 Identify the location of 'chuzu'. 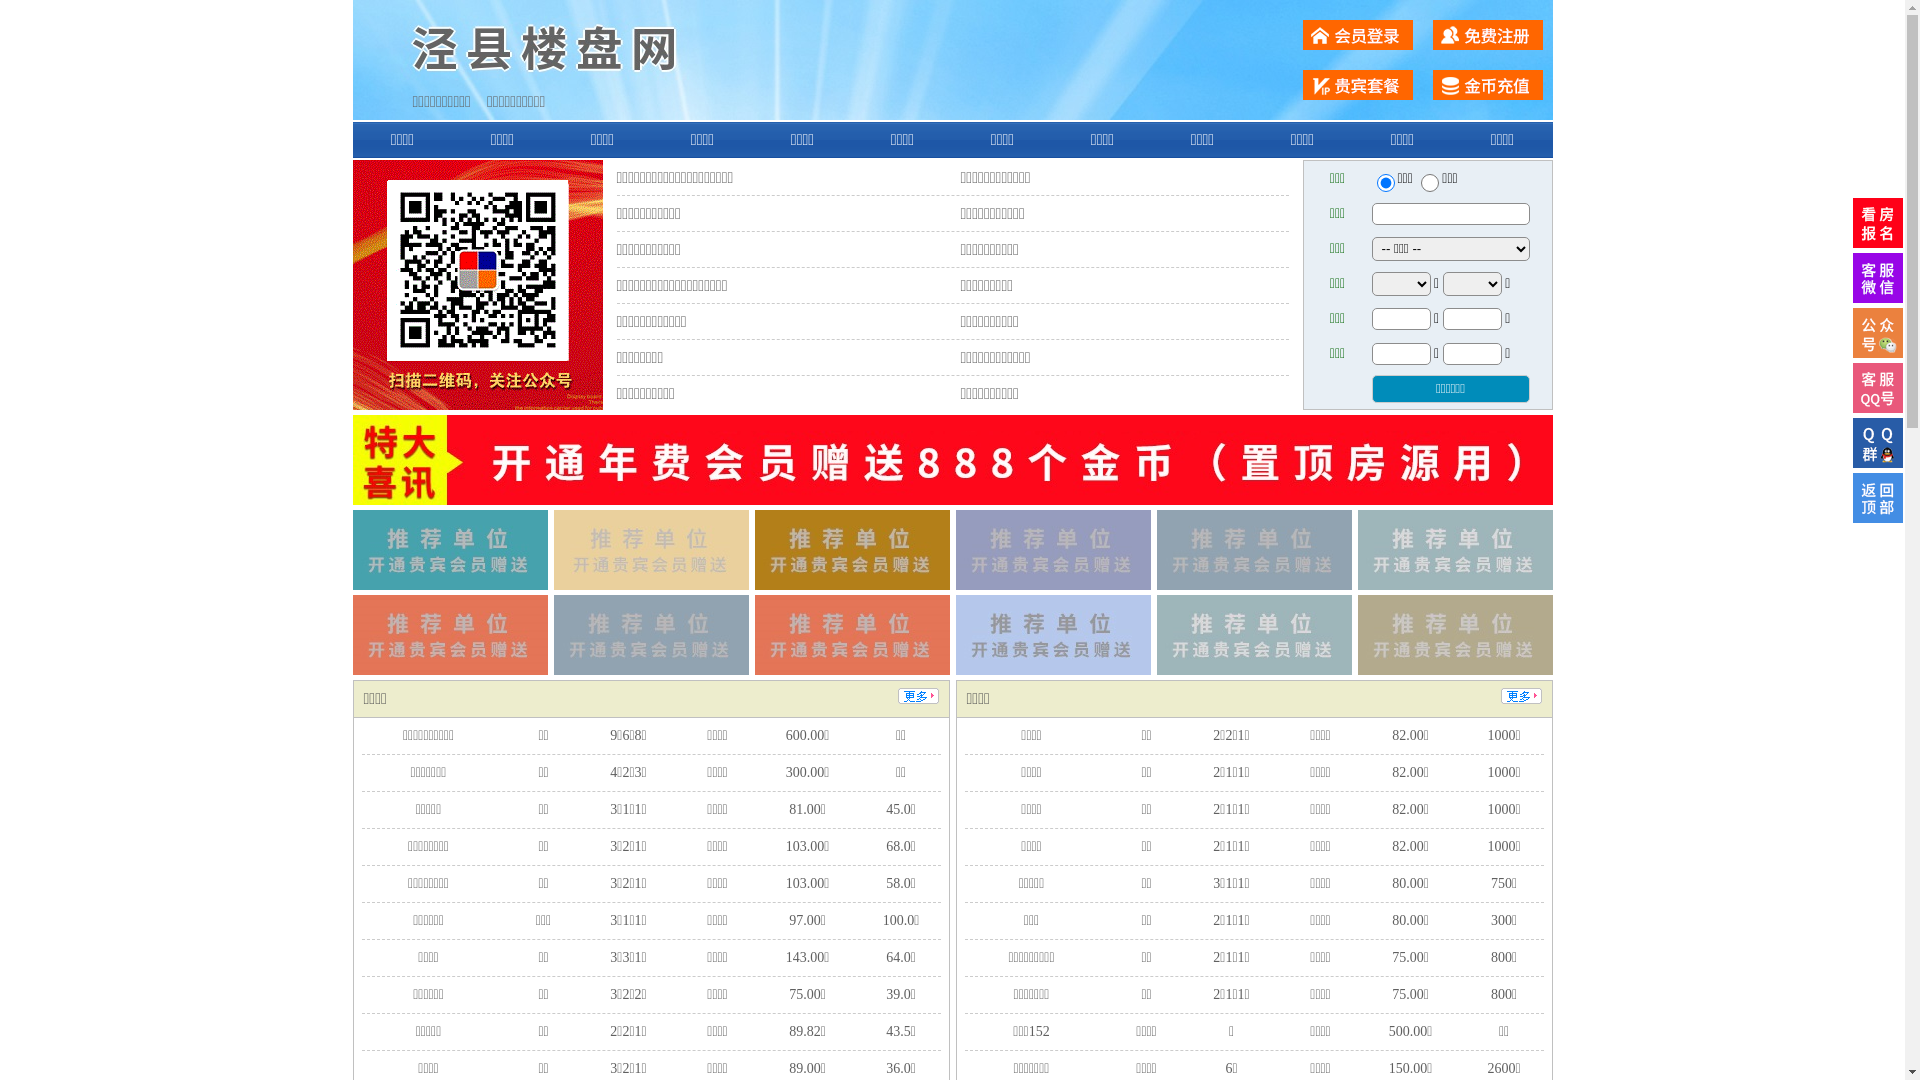
(1429, 182).